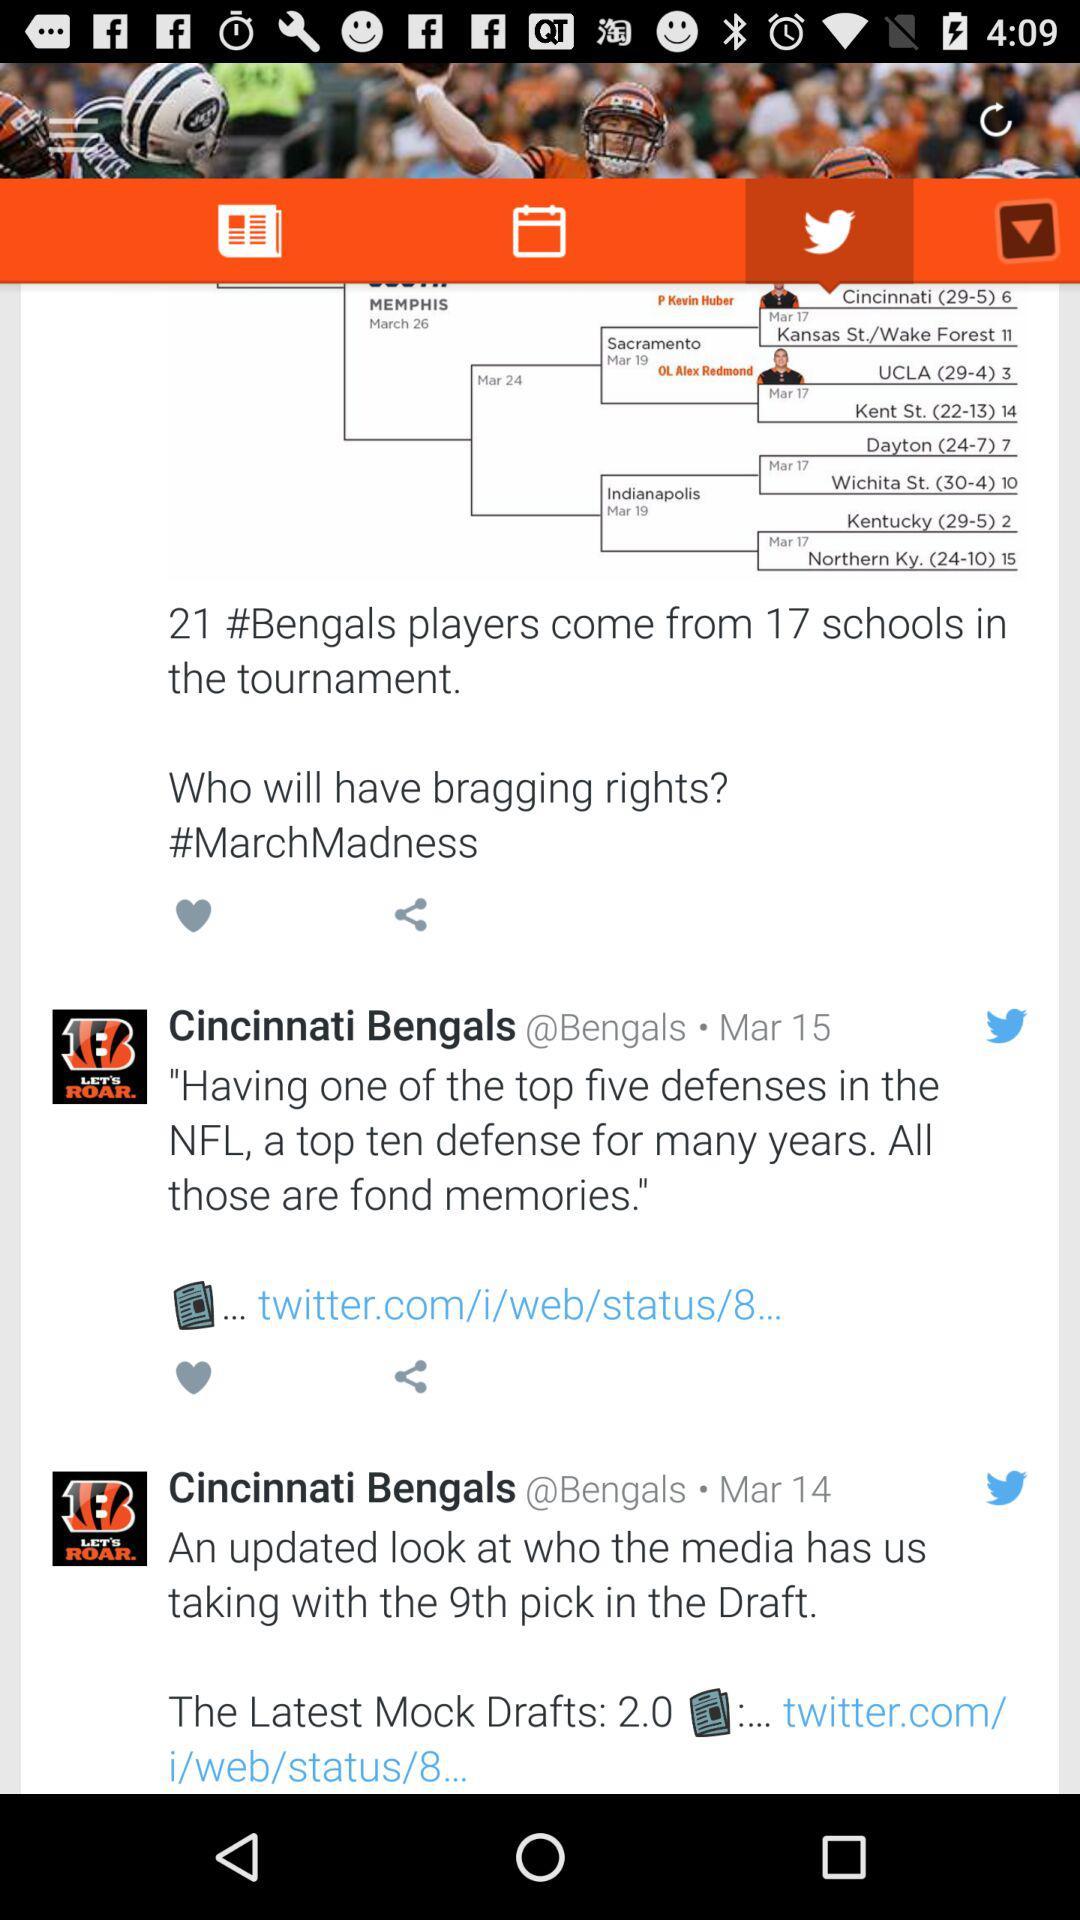 The width and height of the screenshot is (1080, 1920). What do you see at coordinates (596, 1193) in the screenshot?
I see `the item below the cincinnati bengals item` at bounding box center [596, 1193].